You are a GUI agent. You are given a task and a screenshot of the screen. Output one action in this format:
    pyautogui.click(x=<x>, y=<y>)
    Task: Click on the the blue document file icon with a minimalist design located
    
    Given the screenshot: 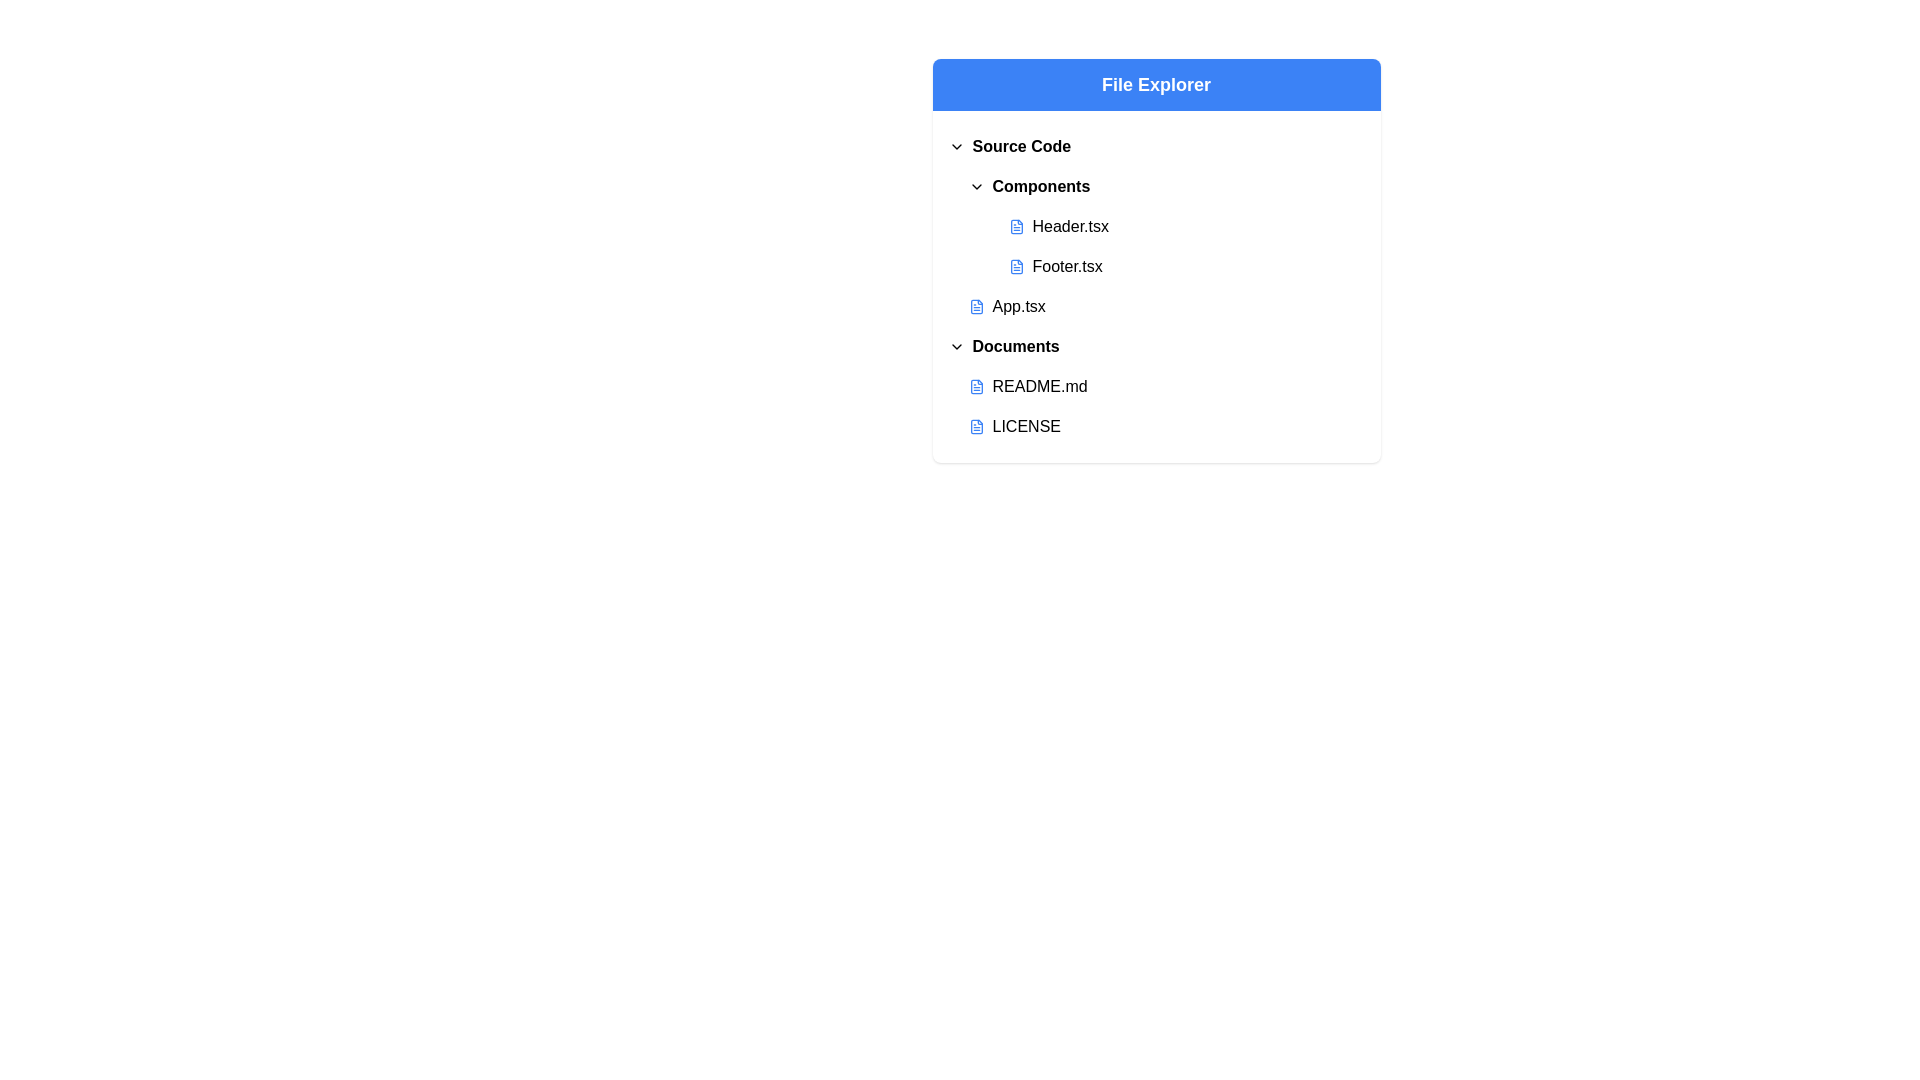 What is the action you would take?
    pyautogui.click(x=976, y=426)
    